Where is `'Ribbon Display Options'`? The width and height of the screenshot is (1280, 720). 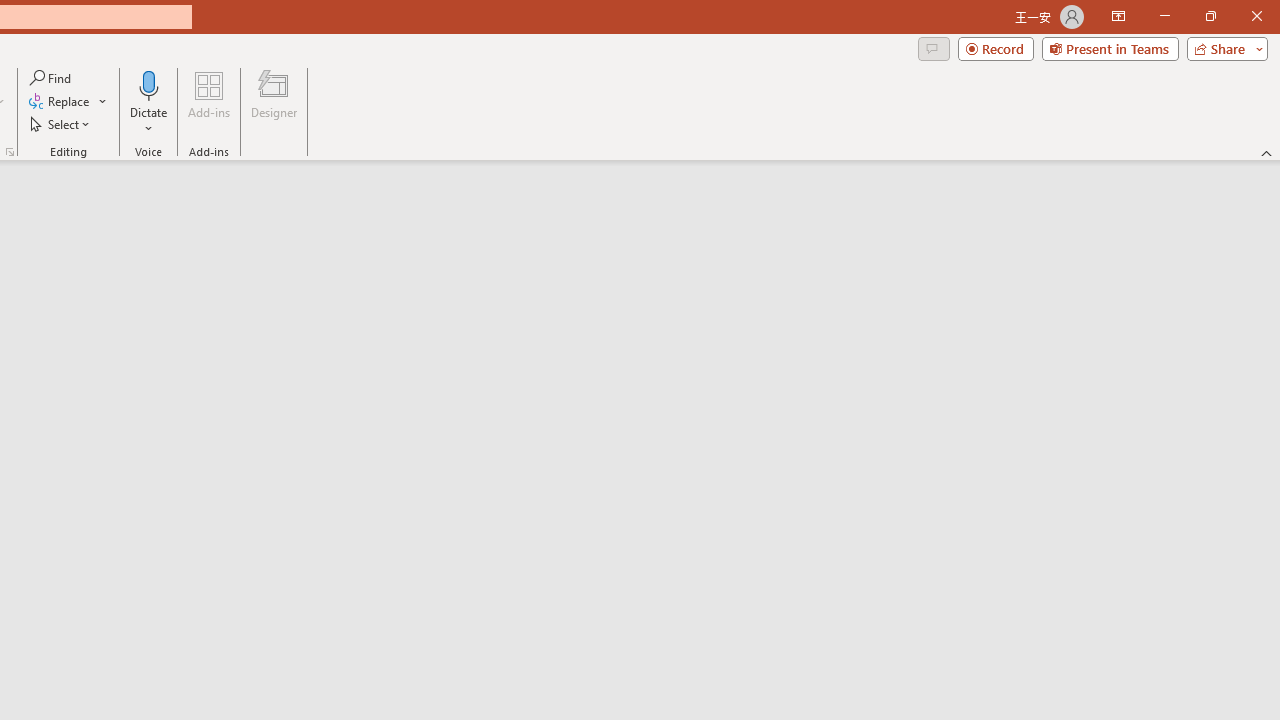
'Ribbon Display Options' is located at coordinates (1117, 16).